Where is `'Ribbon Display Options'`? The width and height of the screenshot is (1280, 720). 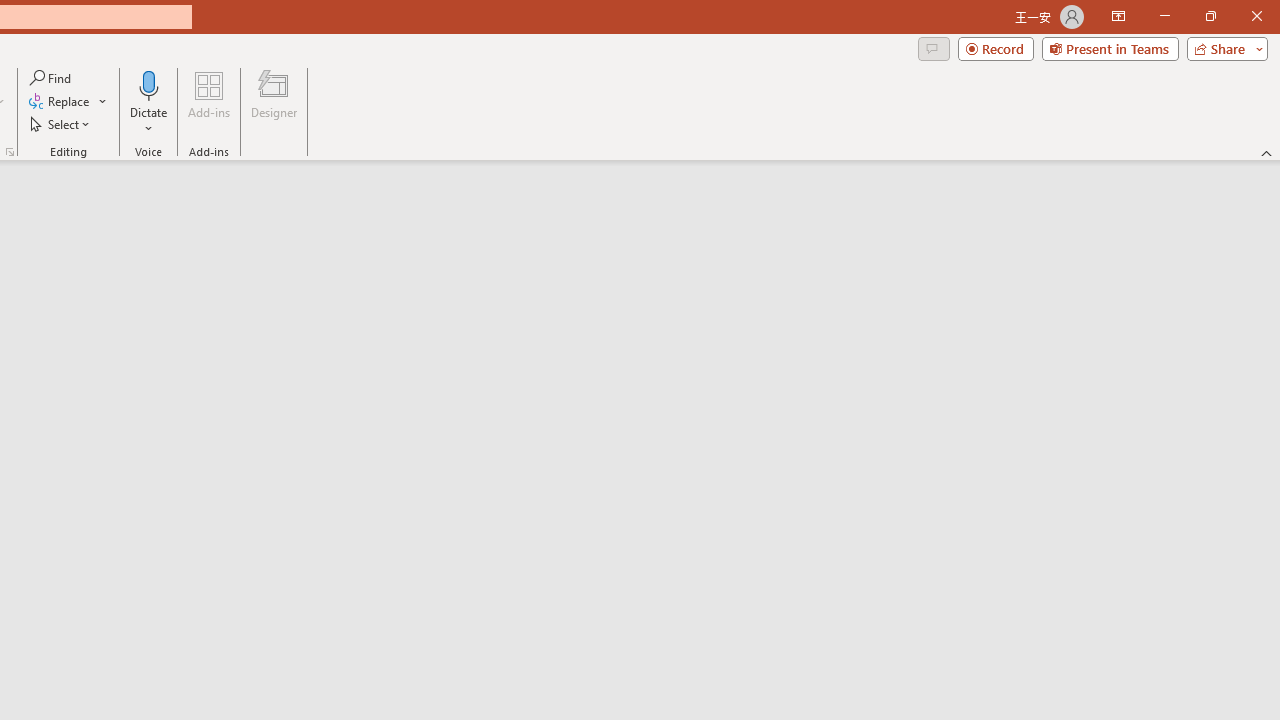
'Ribbon Display Options' is located at coordinates (1117, 16).